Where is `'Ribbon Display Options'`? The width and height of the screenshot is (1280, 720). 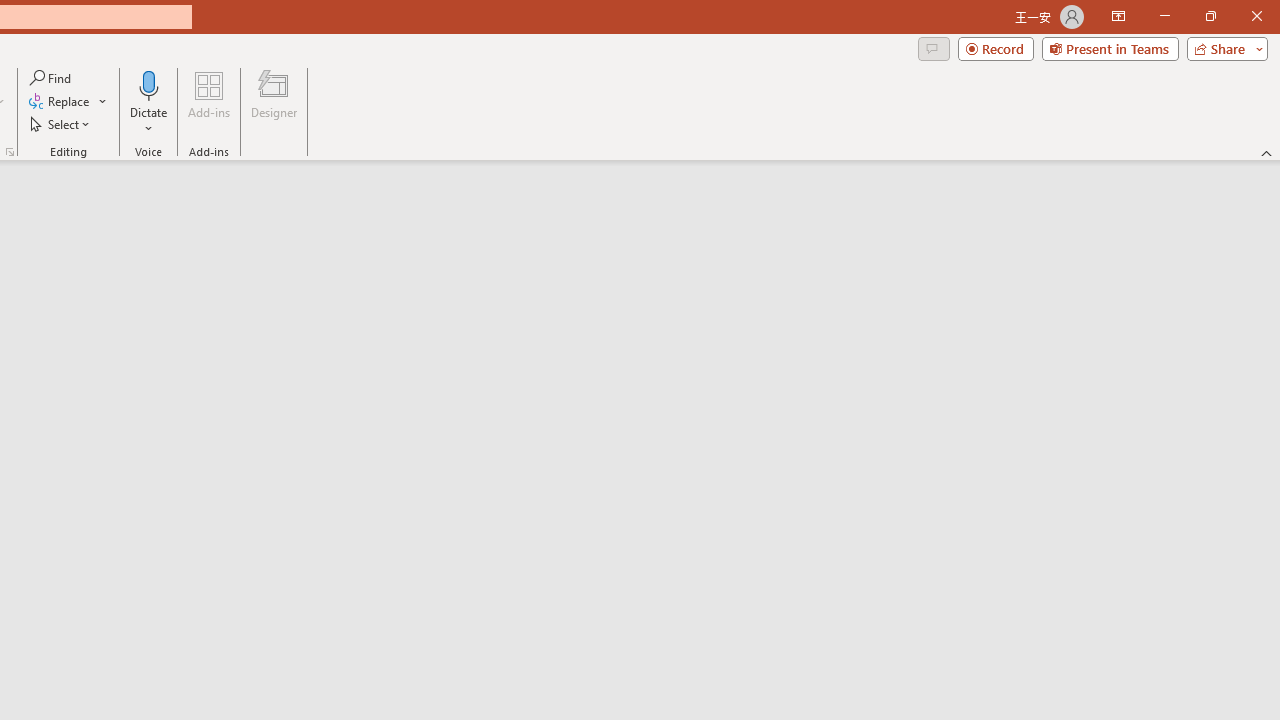
'Ribbon Display Options' is located at coordinates (1117, 16).